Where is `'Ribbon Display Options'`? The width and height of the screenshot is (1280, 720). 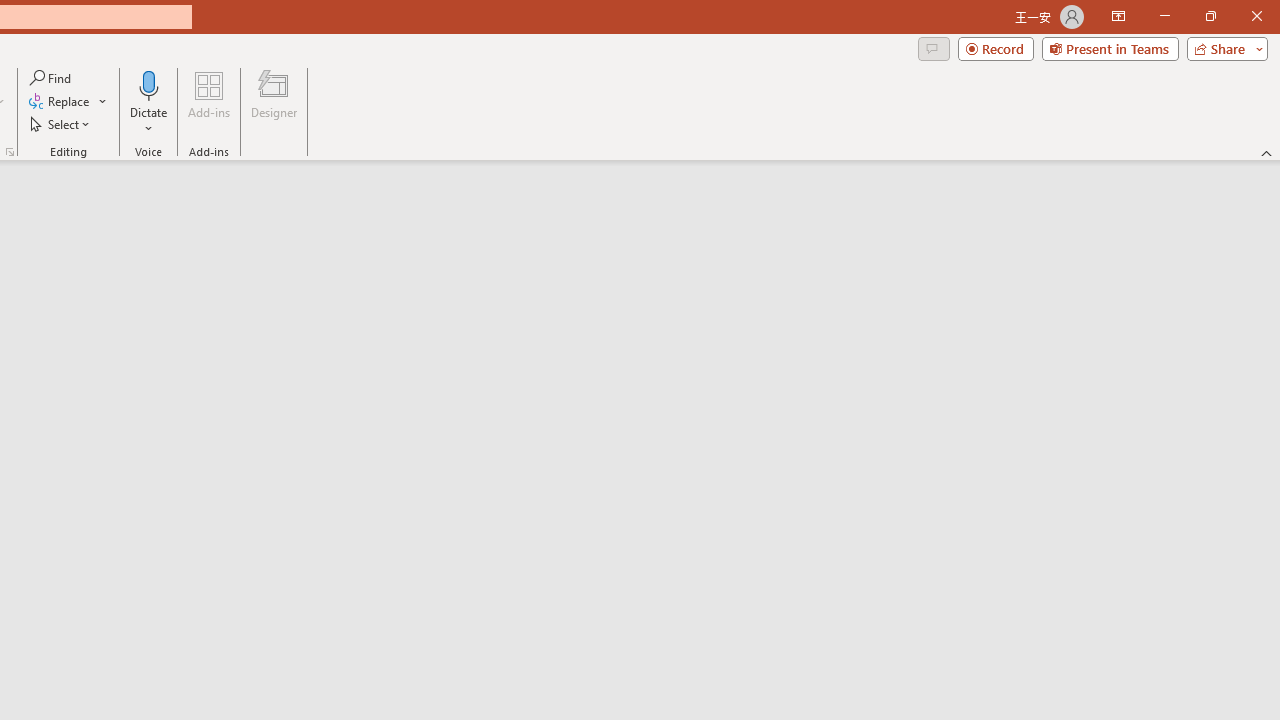
'Ribbon Display Options' is located at coordinates (1117, 16).